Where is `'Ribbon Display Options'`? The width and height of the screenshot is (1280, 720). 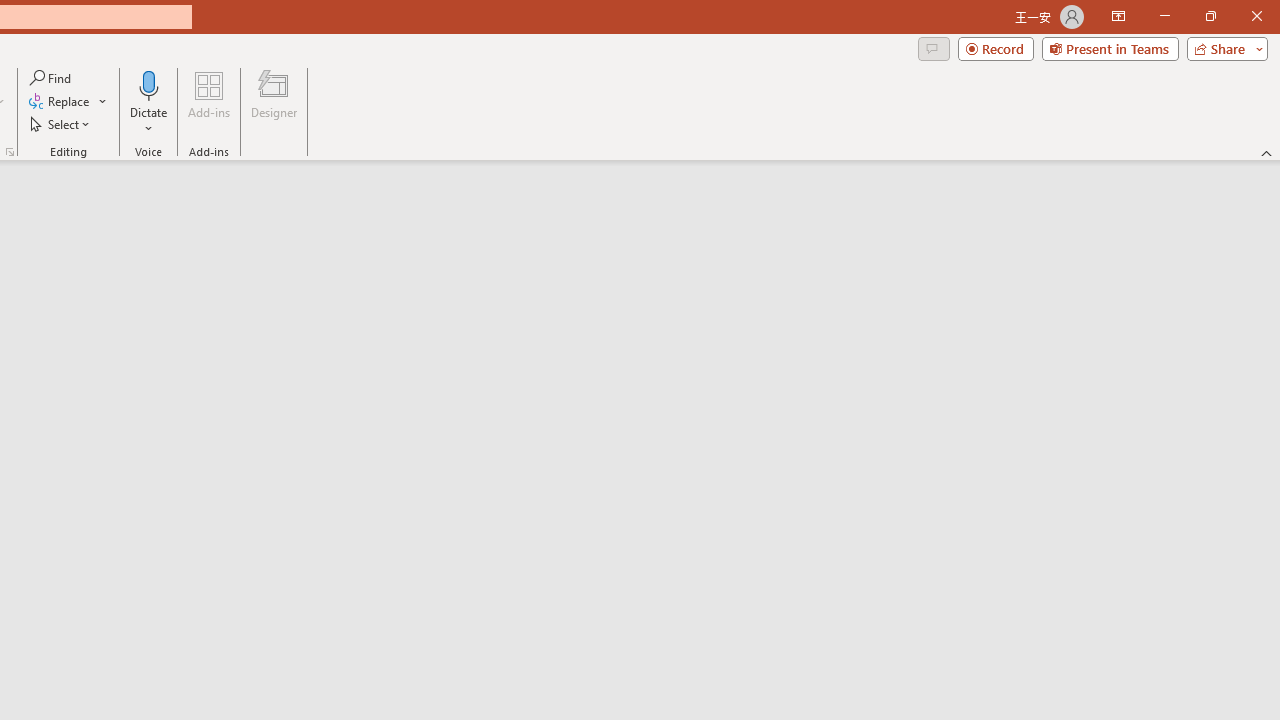
'Ribbon Display Options' is located at coordinates (1117, 16).